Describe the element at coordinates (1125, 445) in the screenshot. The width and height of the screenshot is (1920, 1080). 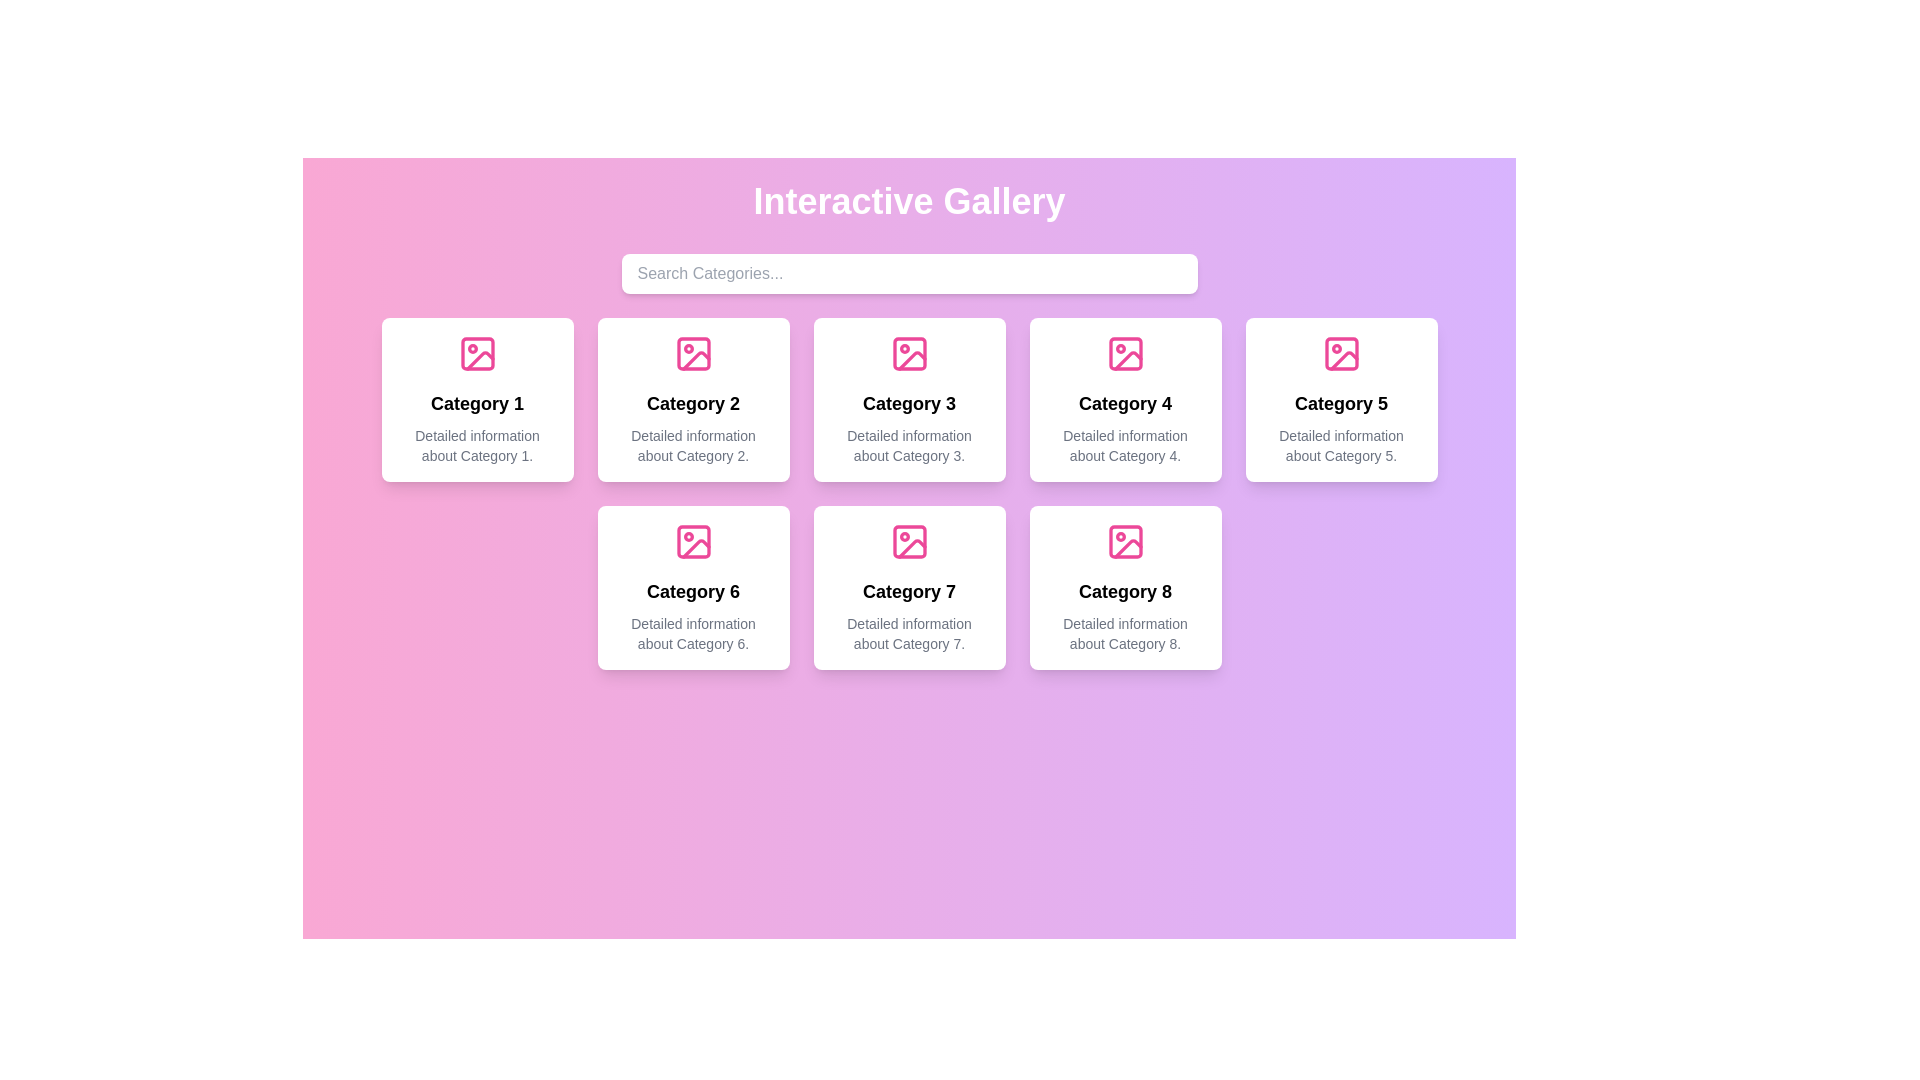
I see `static text element displaying 'Detailed information about Category 4.' located in the card labeled 'Category 4'` at that location.